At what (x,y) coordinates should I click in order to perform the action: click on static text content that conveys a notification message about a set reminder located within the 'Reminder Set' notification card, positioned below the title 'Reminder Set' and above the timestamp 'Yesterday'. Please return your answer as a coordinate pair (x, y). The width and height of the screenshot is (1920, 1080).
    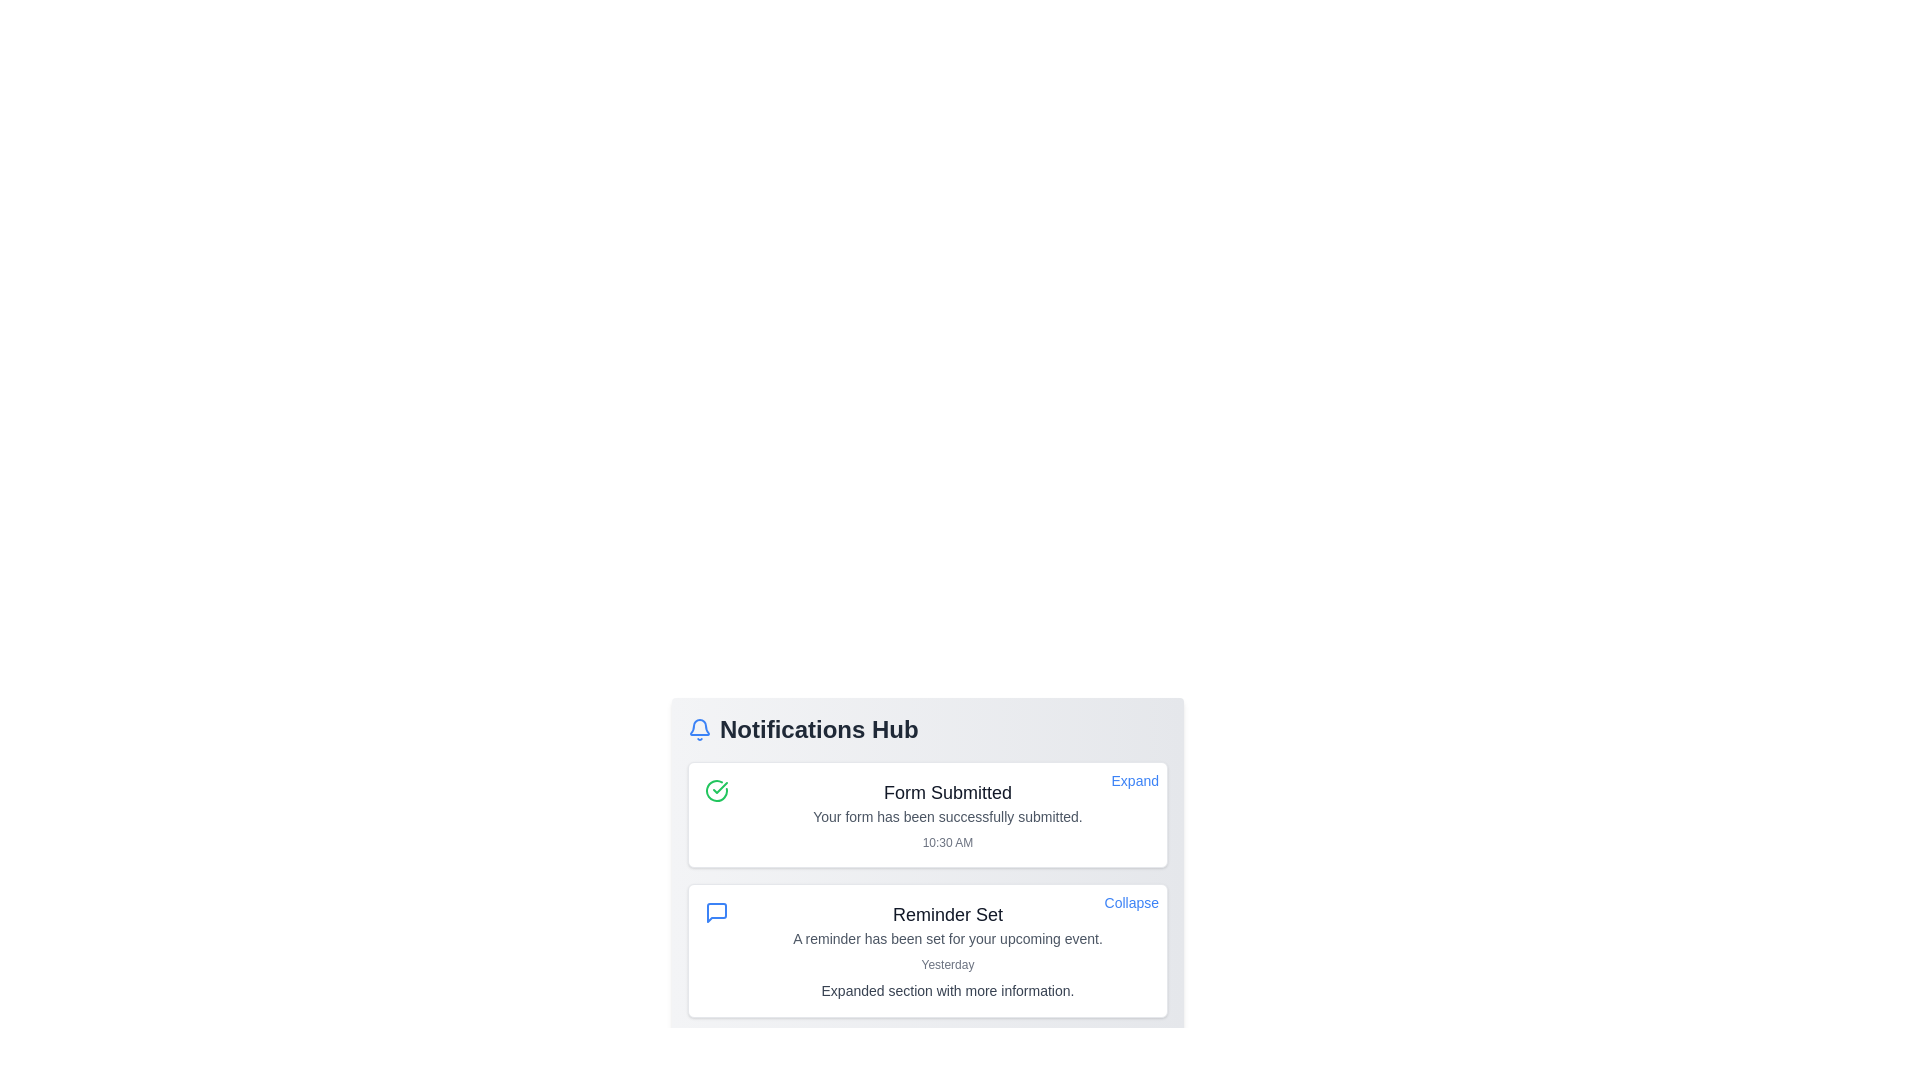
    Looking at the image, I should click on (947, 938).